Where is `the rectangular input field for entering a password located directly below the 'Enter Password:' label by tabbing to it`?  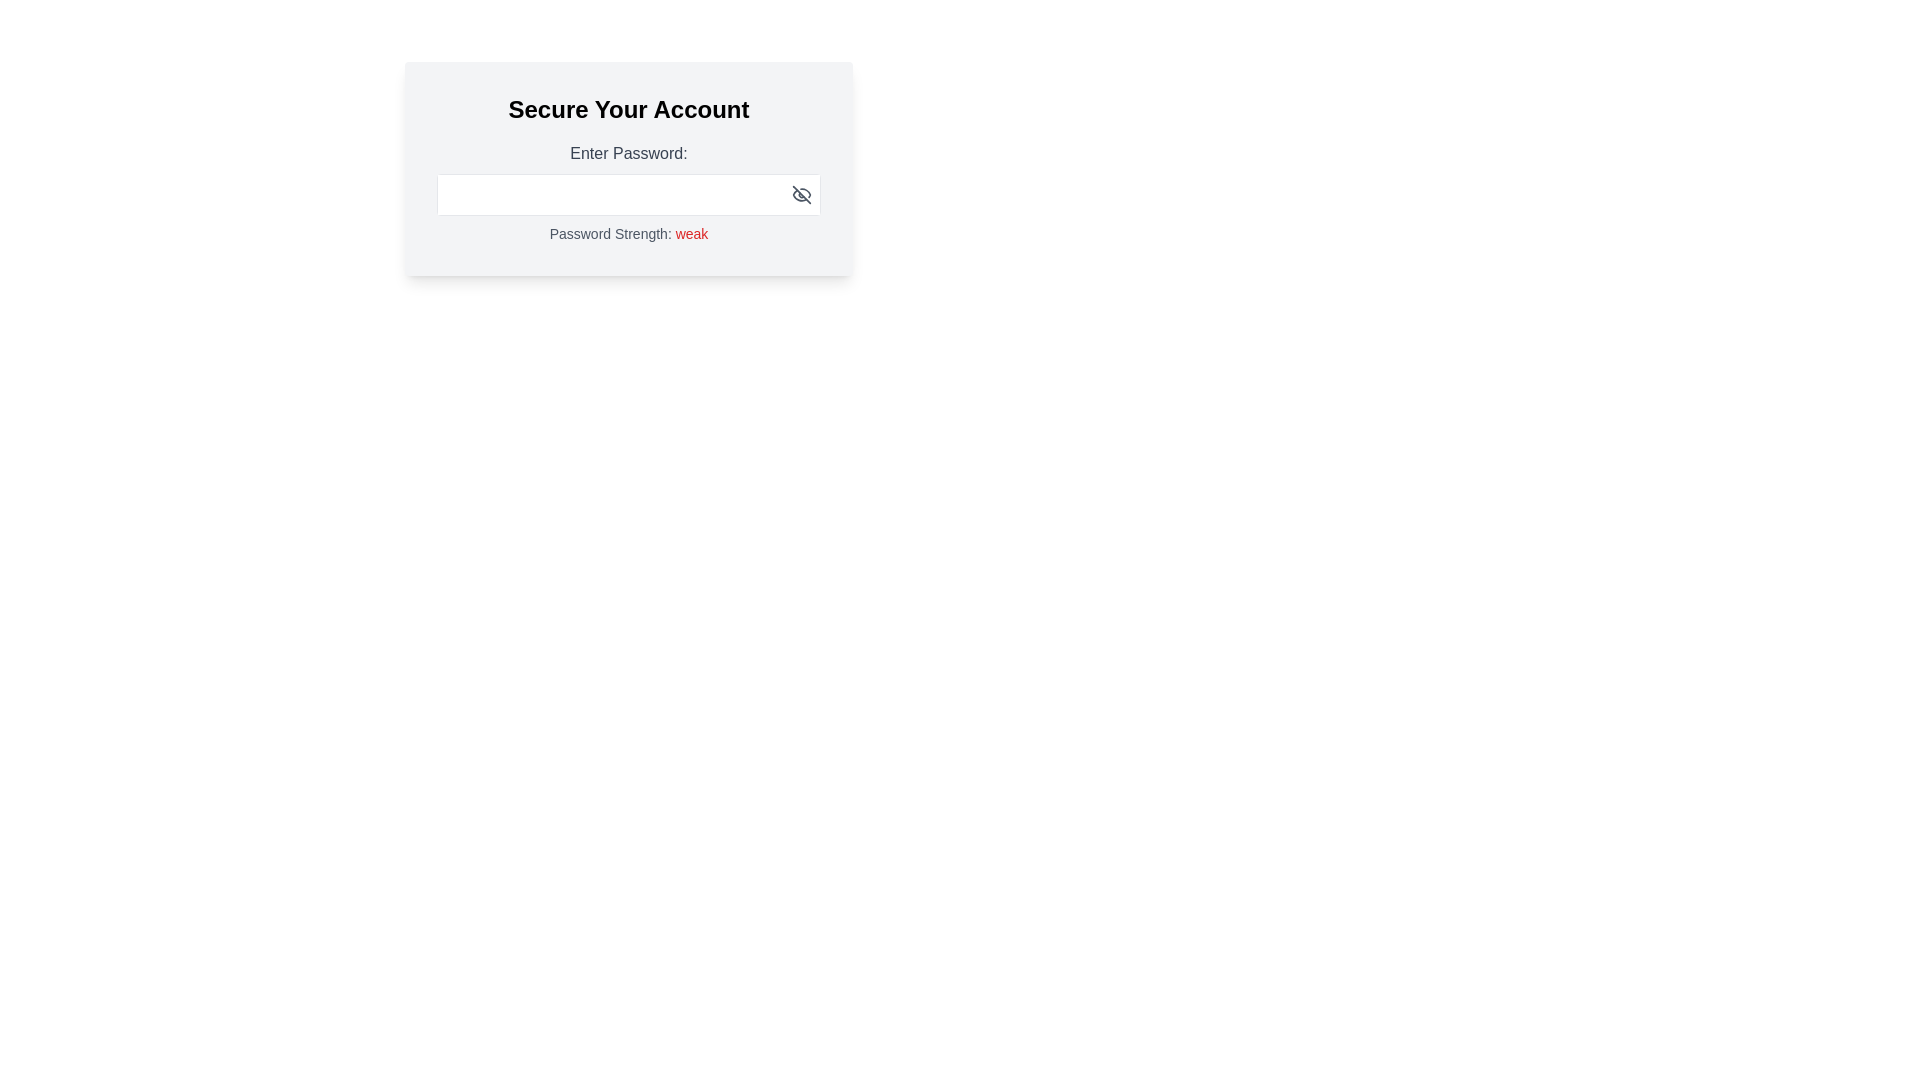 the rectangular input field for entering a password located directly below the 'Enter Password:' label by tabbing to it is located at coordinates (627, 195).